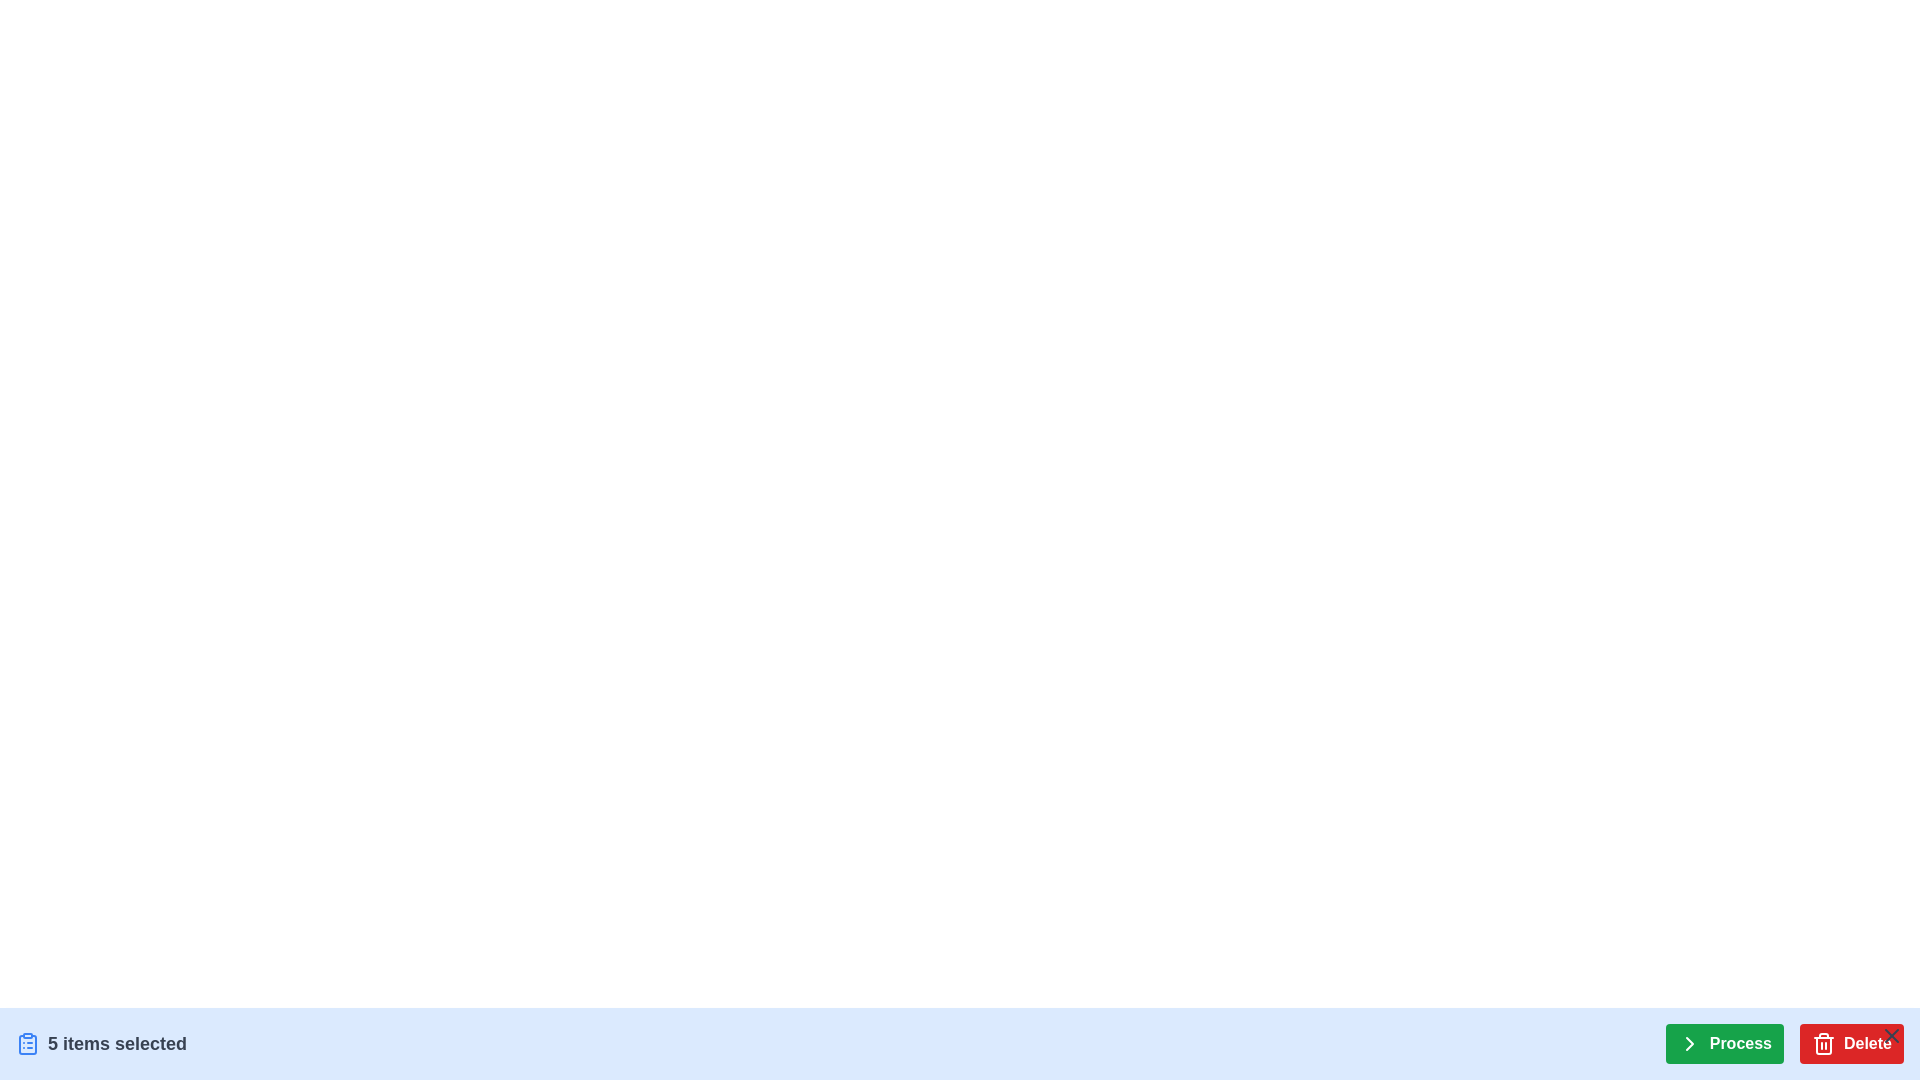  What do you see at coordinates (116, 1043) in the screenshot?
I see `the Label/Text Display that indicates the number of items currently selected, located to the right of the blue clipboard icon in the lower-left portion of the interface` at bounding box center [116, 1043].